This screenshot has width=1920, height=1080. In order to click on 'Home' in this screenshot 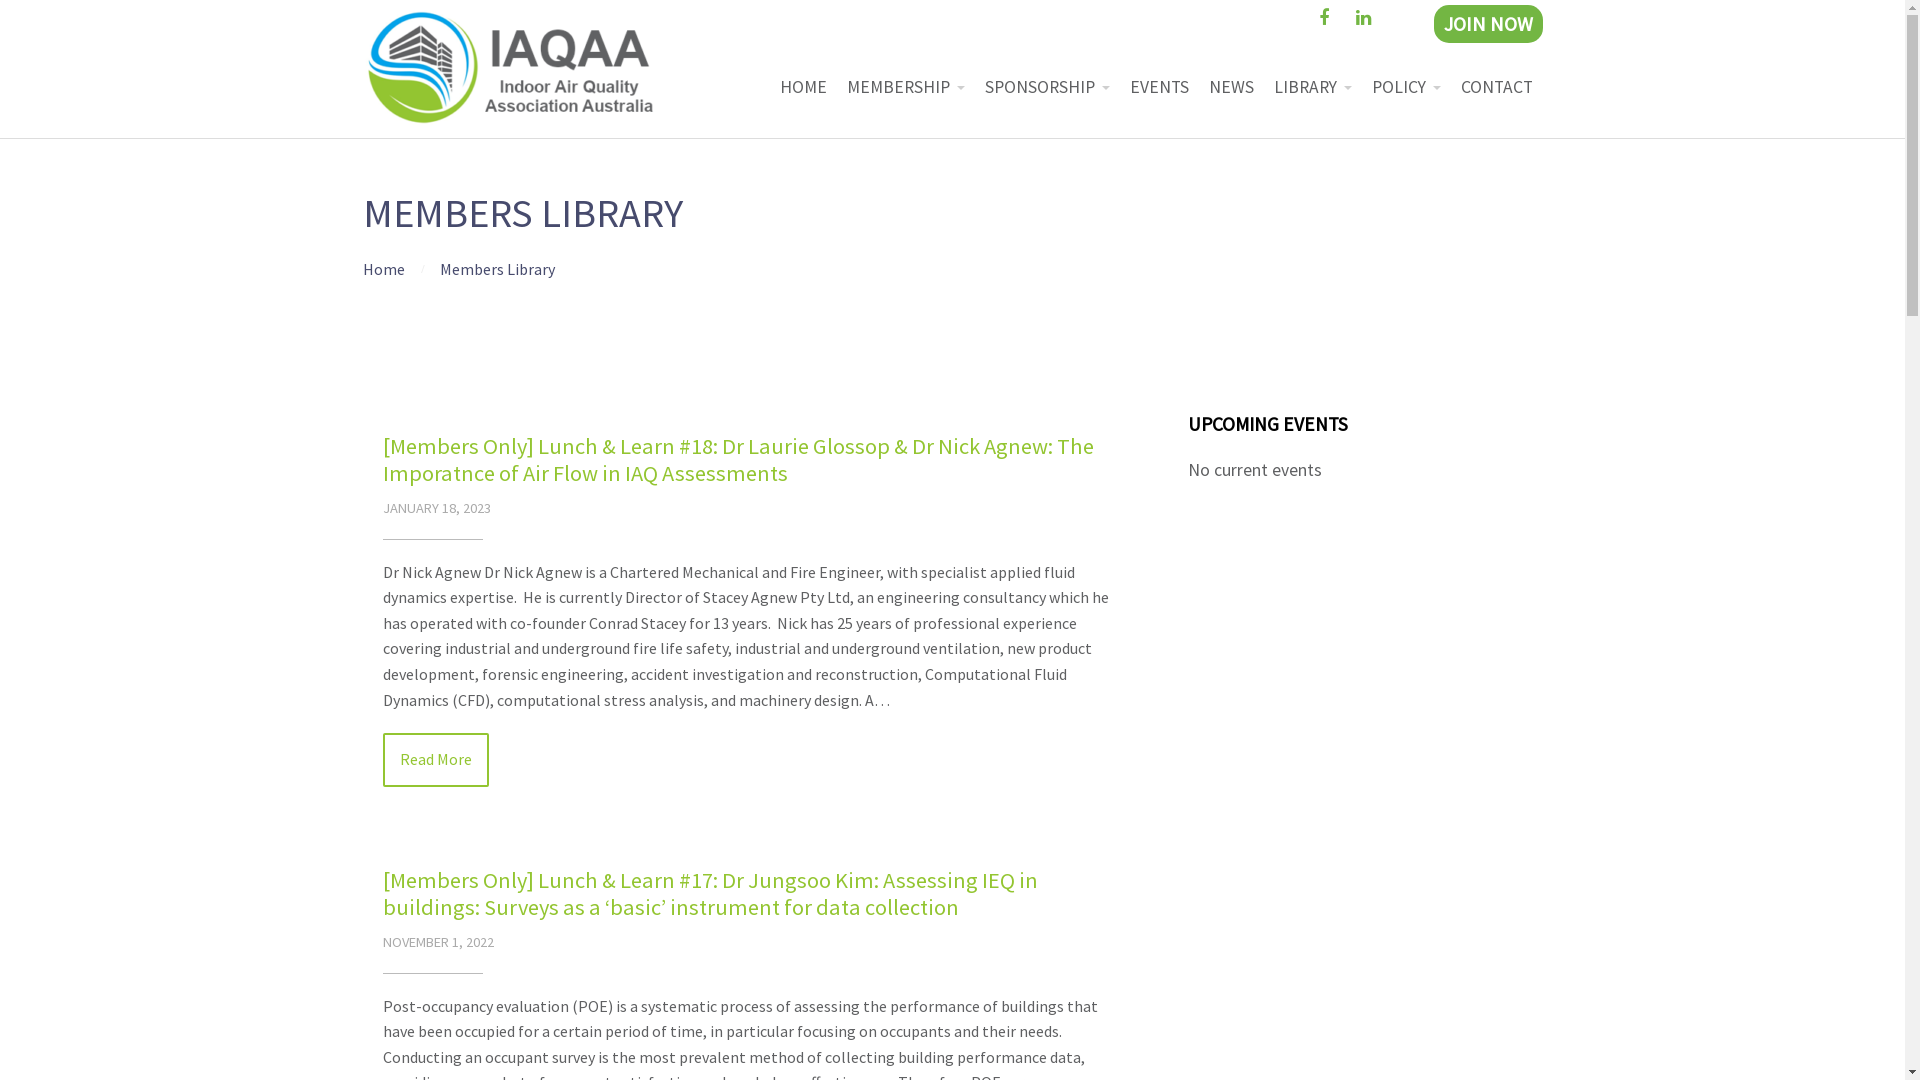, I will do `click(383, 268)`.